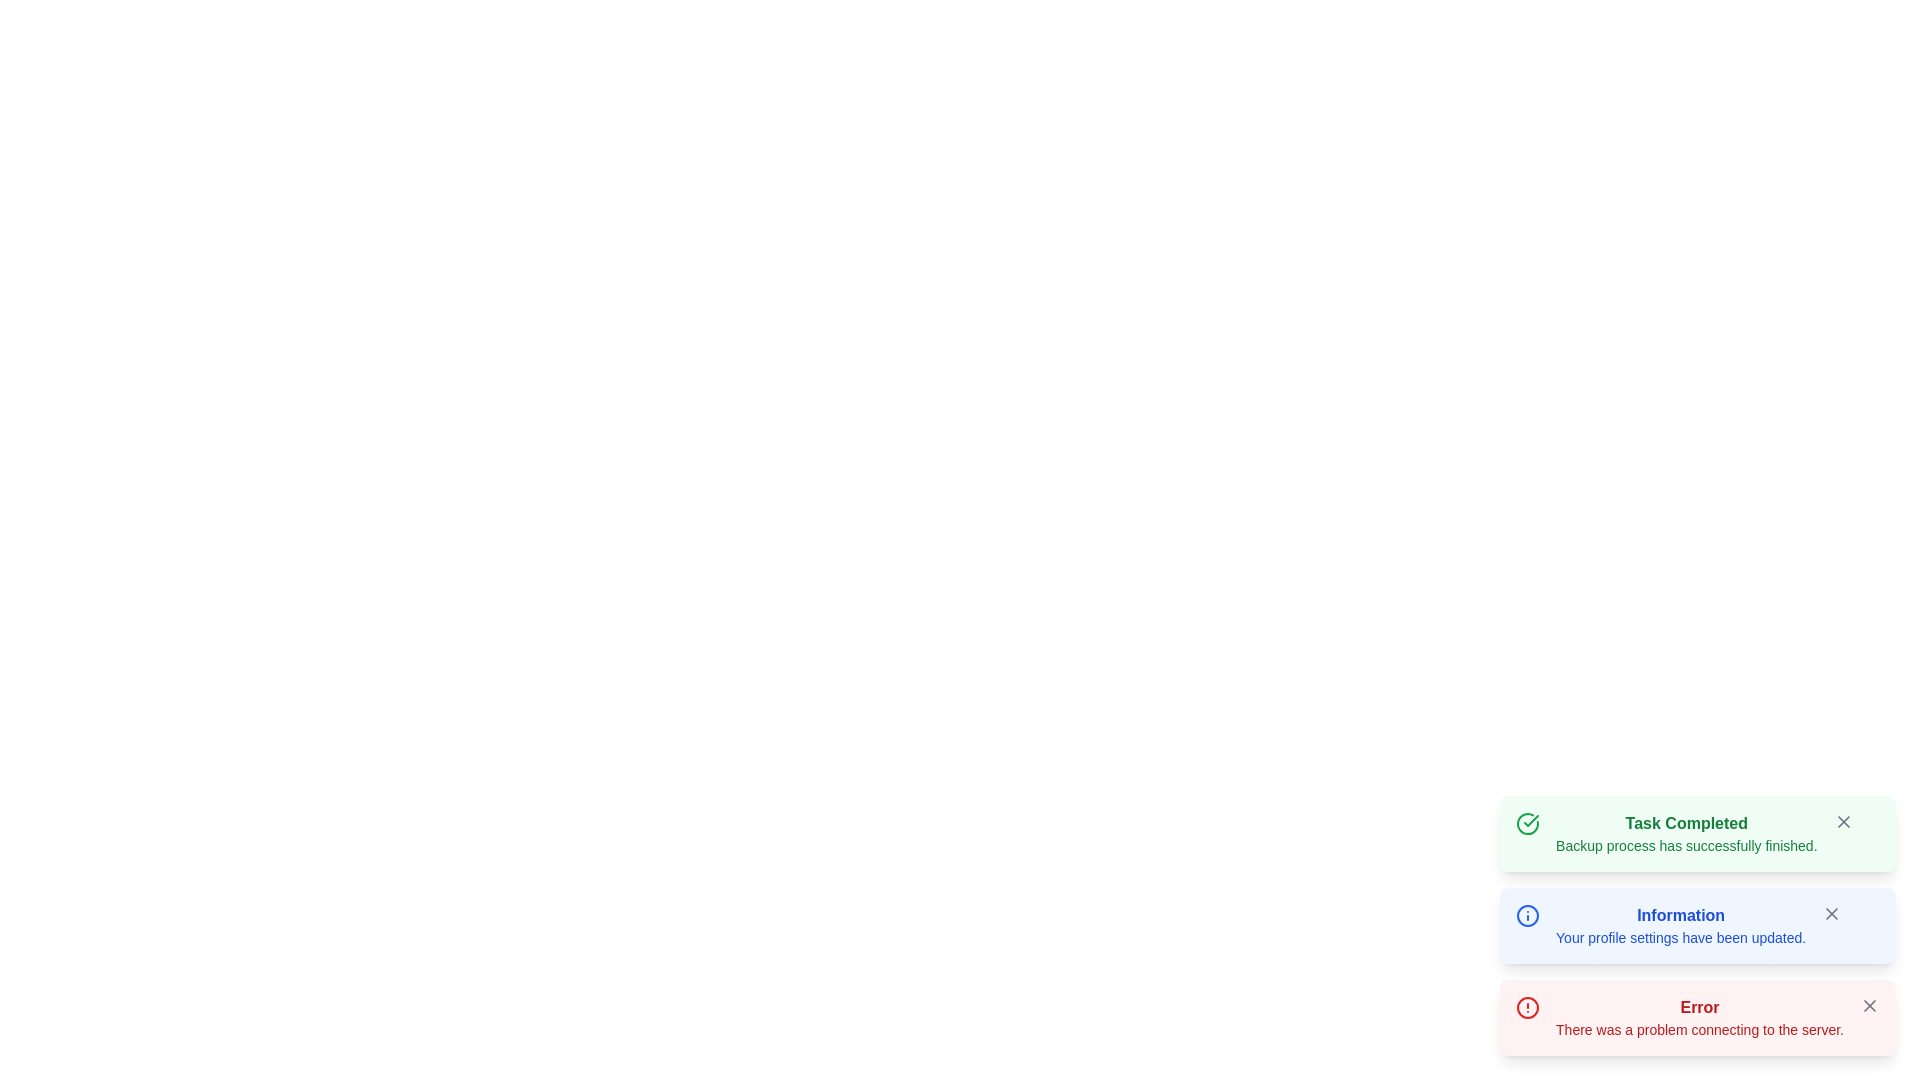 This screenshot has width=1920, height=1080. Describe the element at coordinates (1685, 824) in the screenshot. I see `the 'Task Completed' text label, which is displayed in bold green color at the top of a notification box, indicating a successful task completion` at that location.